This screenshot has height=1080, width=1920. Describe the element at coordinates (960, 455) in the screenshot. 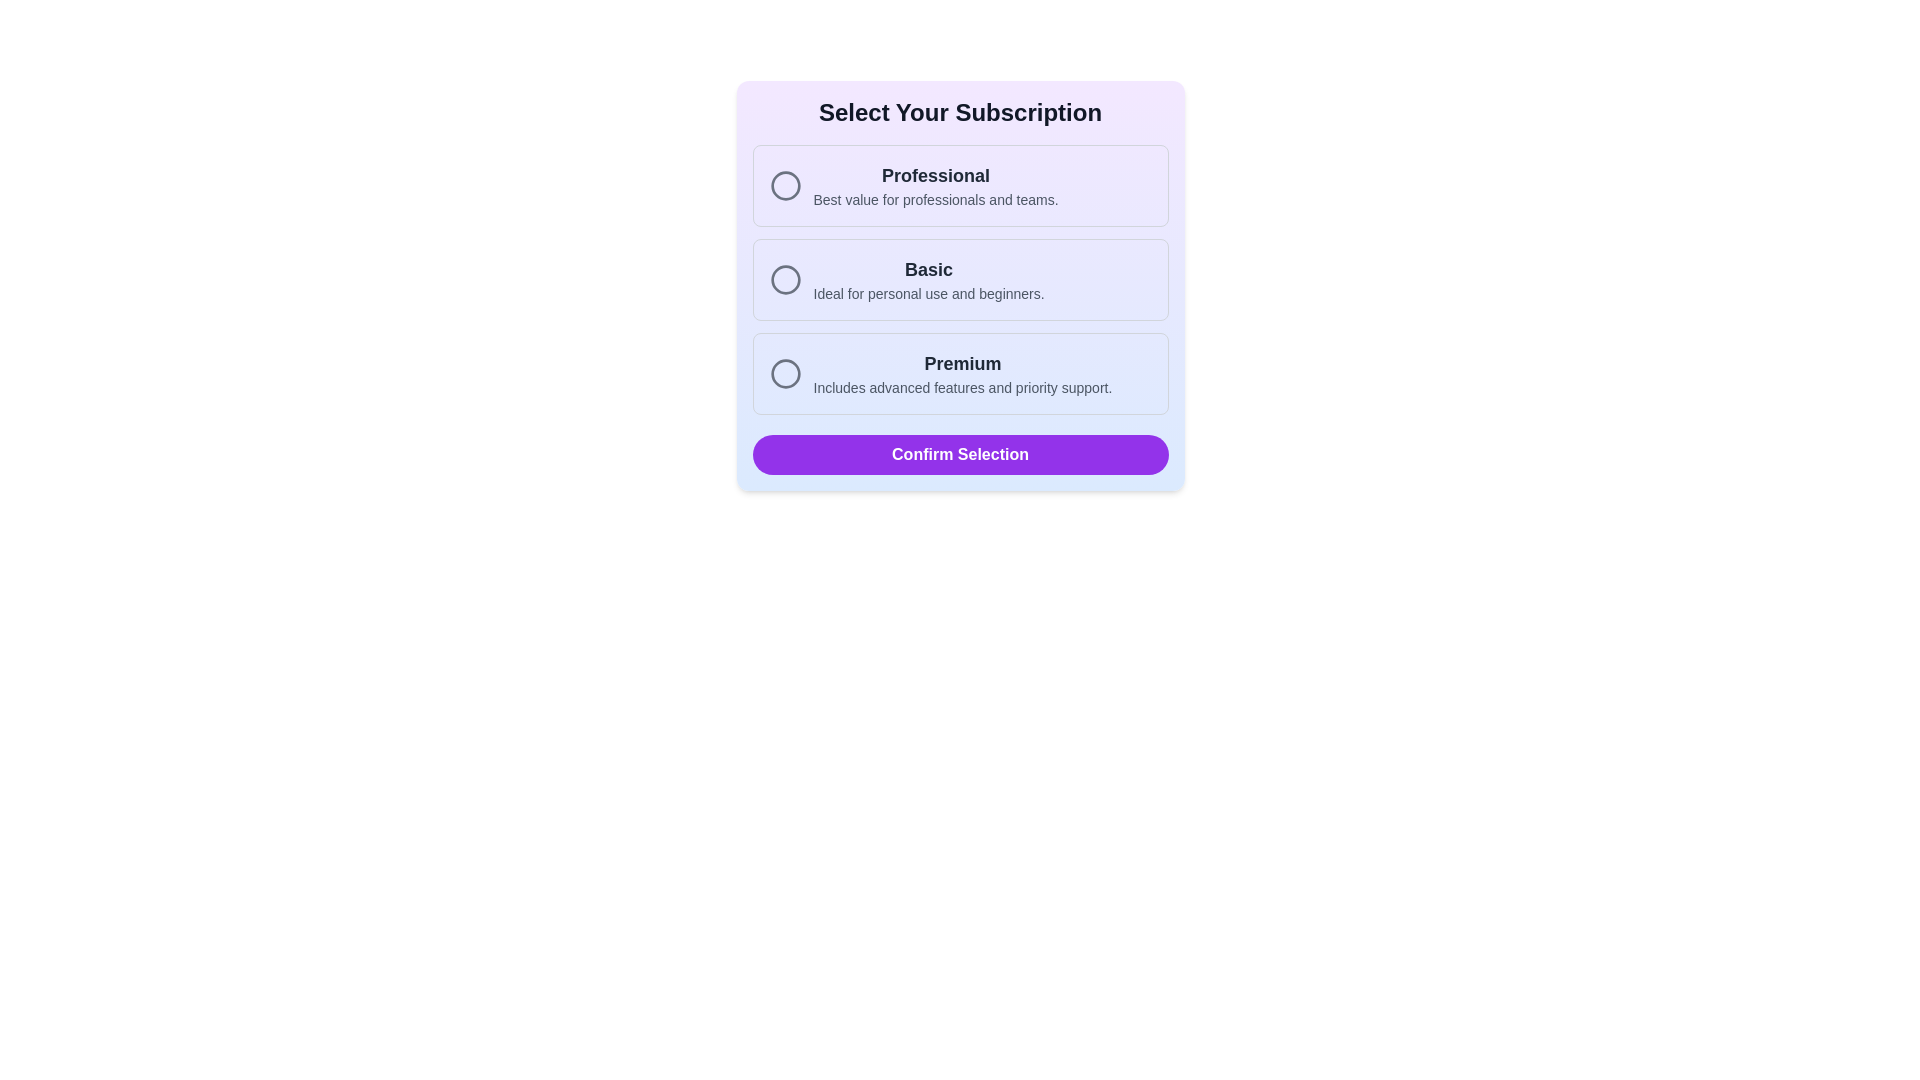

I see `the confirmation button located at the bottom of the subscription options card to confirm the user's subscription selection` at that location.